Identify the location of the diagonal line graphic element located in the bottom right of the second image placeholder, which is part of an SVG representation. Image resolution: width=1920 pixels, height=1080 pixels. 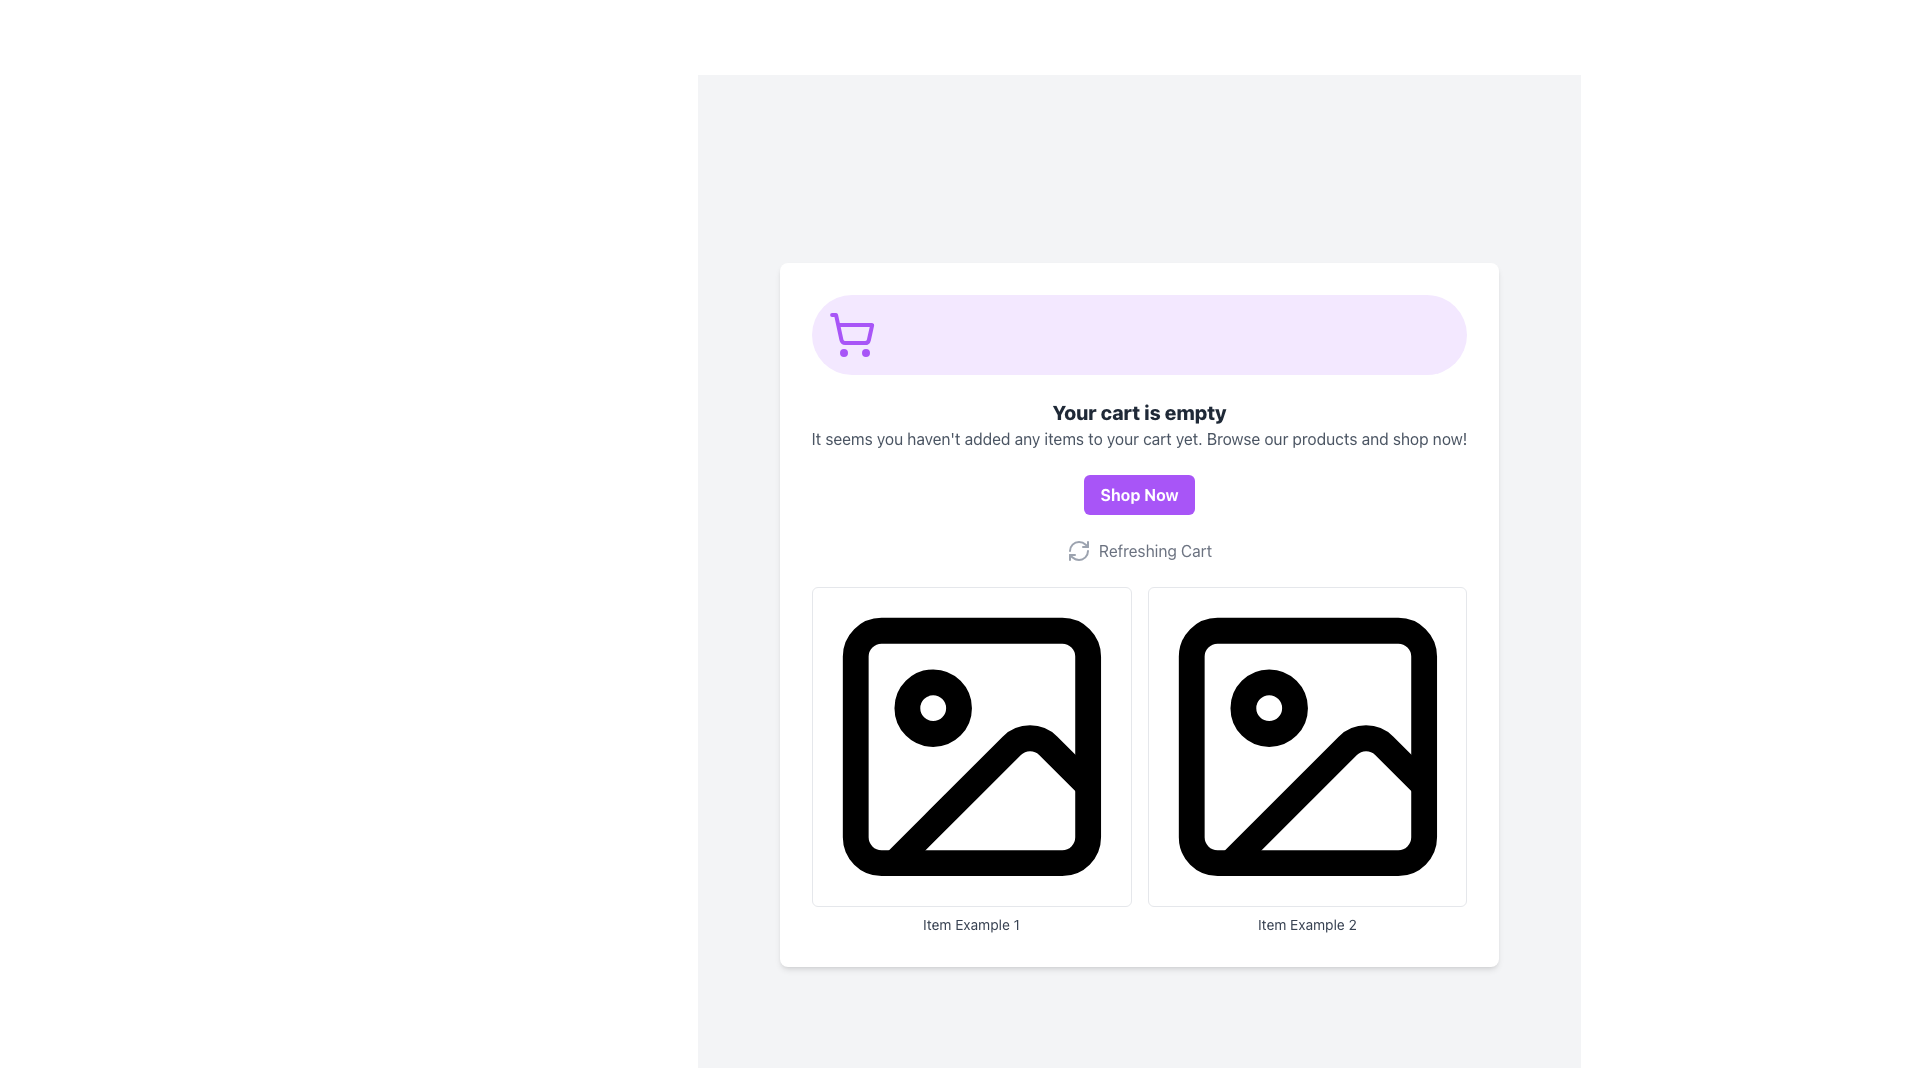
(1326, 799).